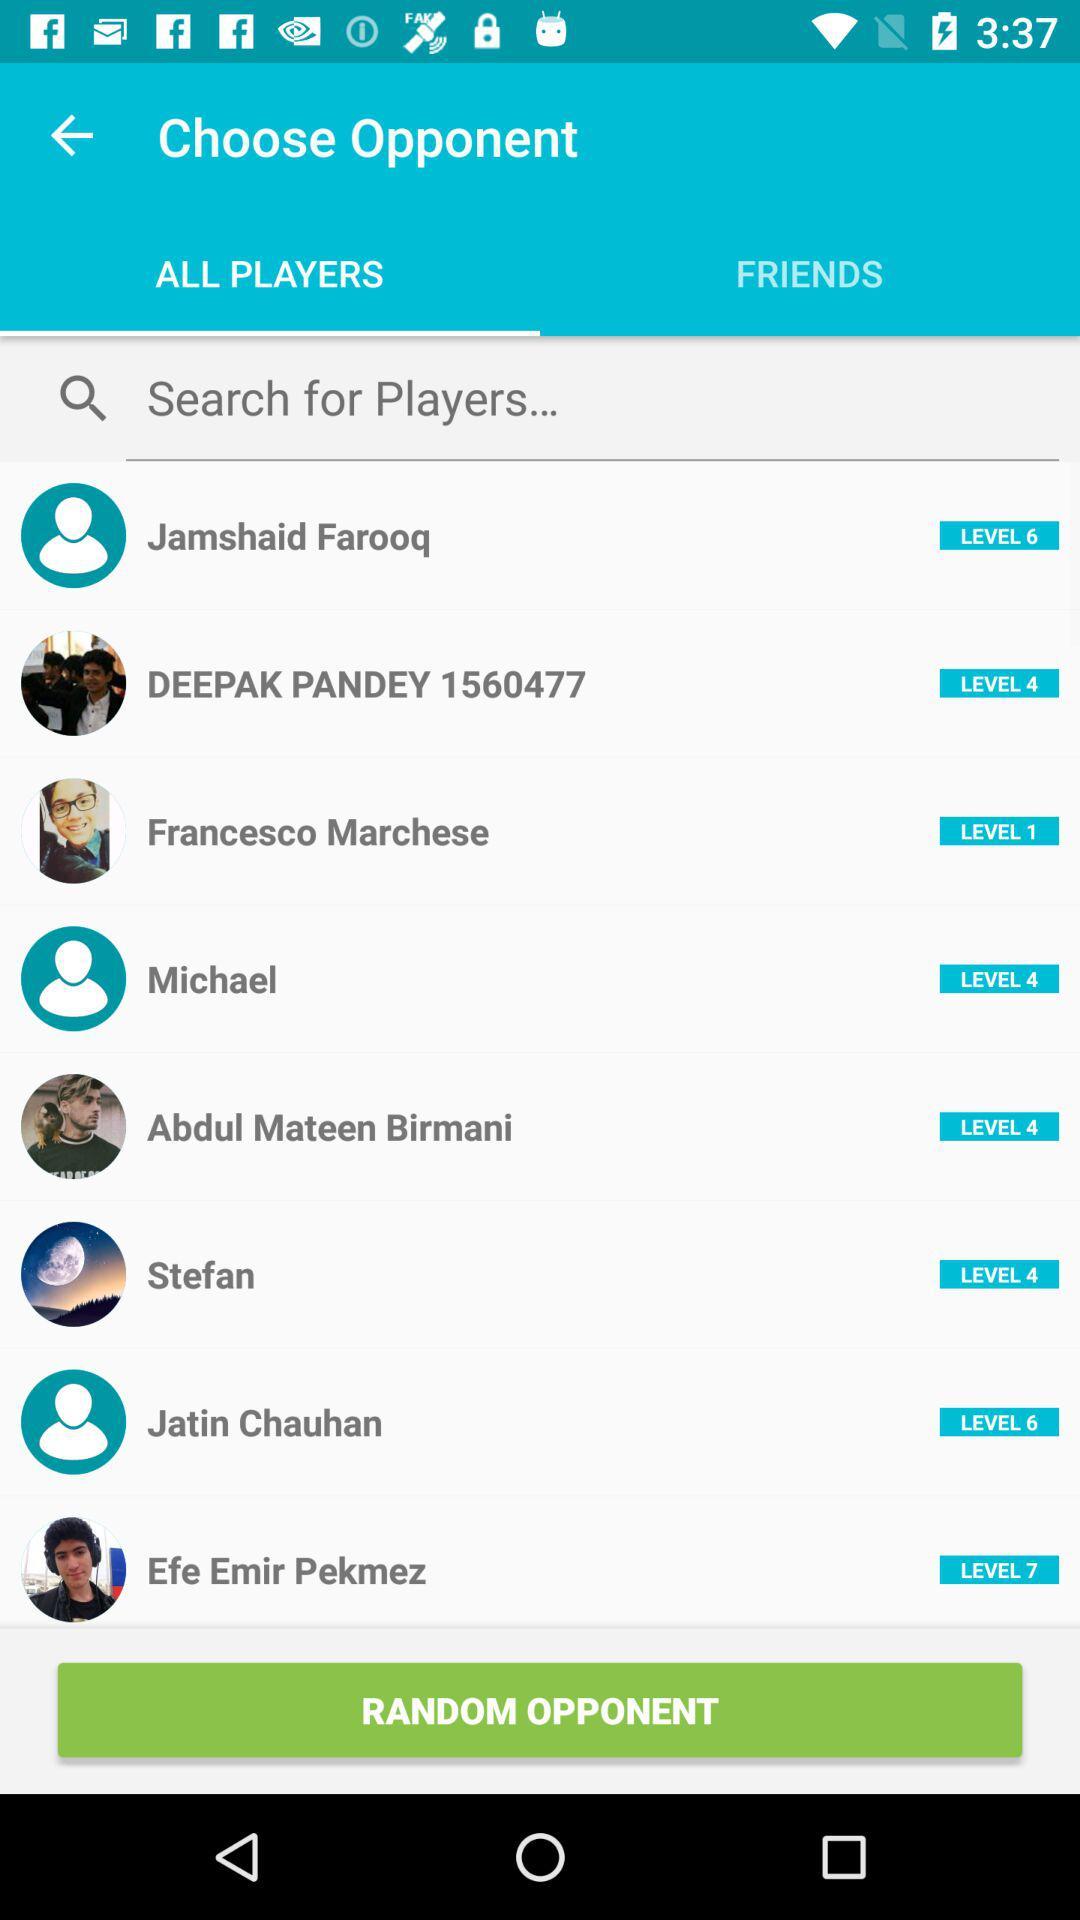 This screenshot has height=1920, width=1080. Describe the element at coordinates (591, 397) in the screenshot. I see `search for player` at that location.